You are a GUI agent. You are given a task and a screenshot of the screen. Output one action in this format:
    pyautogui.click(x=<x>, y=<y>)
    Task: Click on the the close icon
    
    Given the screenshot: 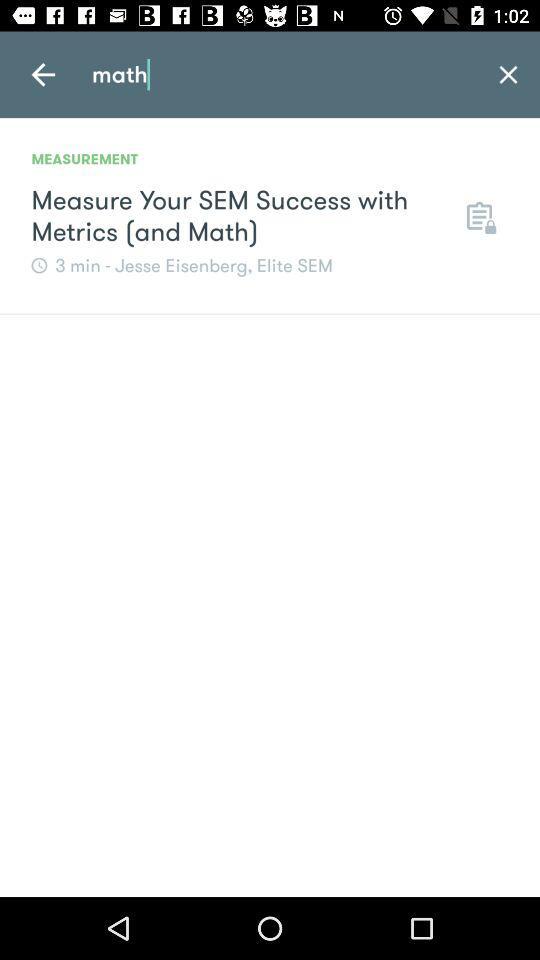 What is the action you would take?
    pyautogui.click(x=508, y=74)
    